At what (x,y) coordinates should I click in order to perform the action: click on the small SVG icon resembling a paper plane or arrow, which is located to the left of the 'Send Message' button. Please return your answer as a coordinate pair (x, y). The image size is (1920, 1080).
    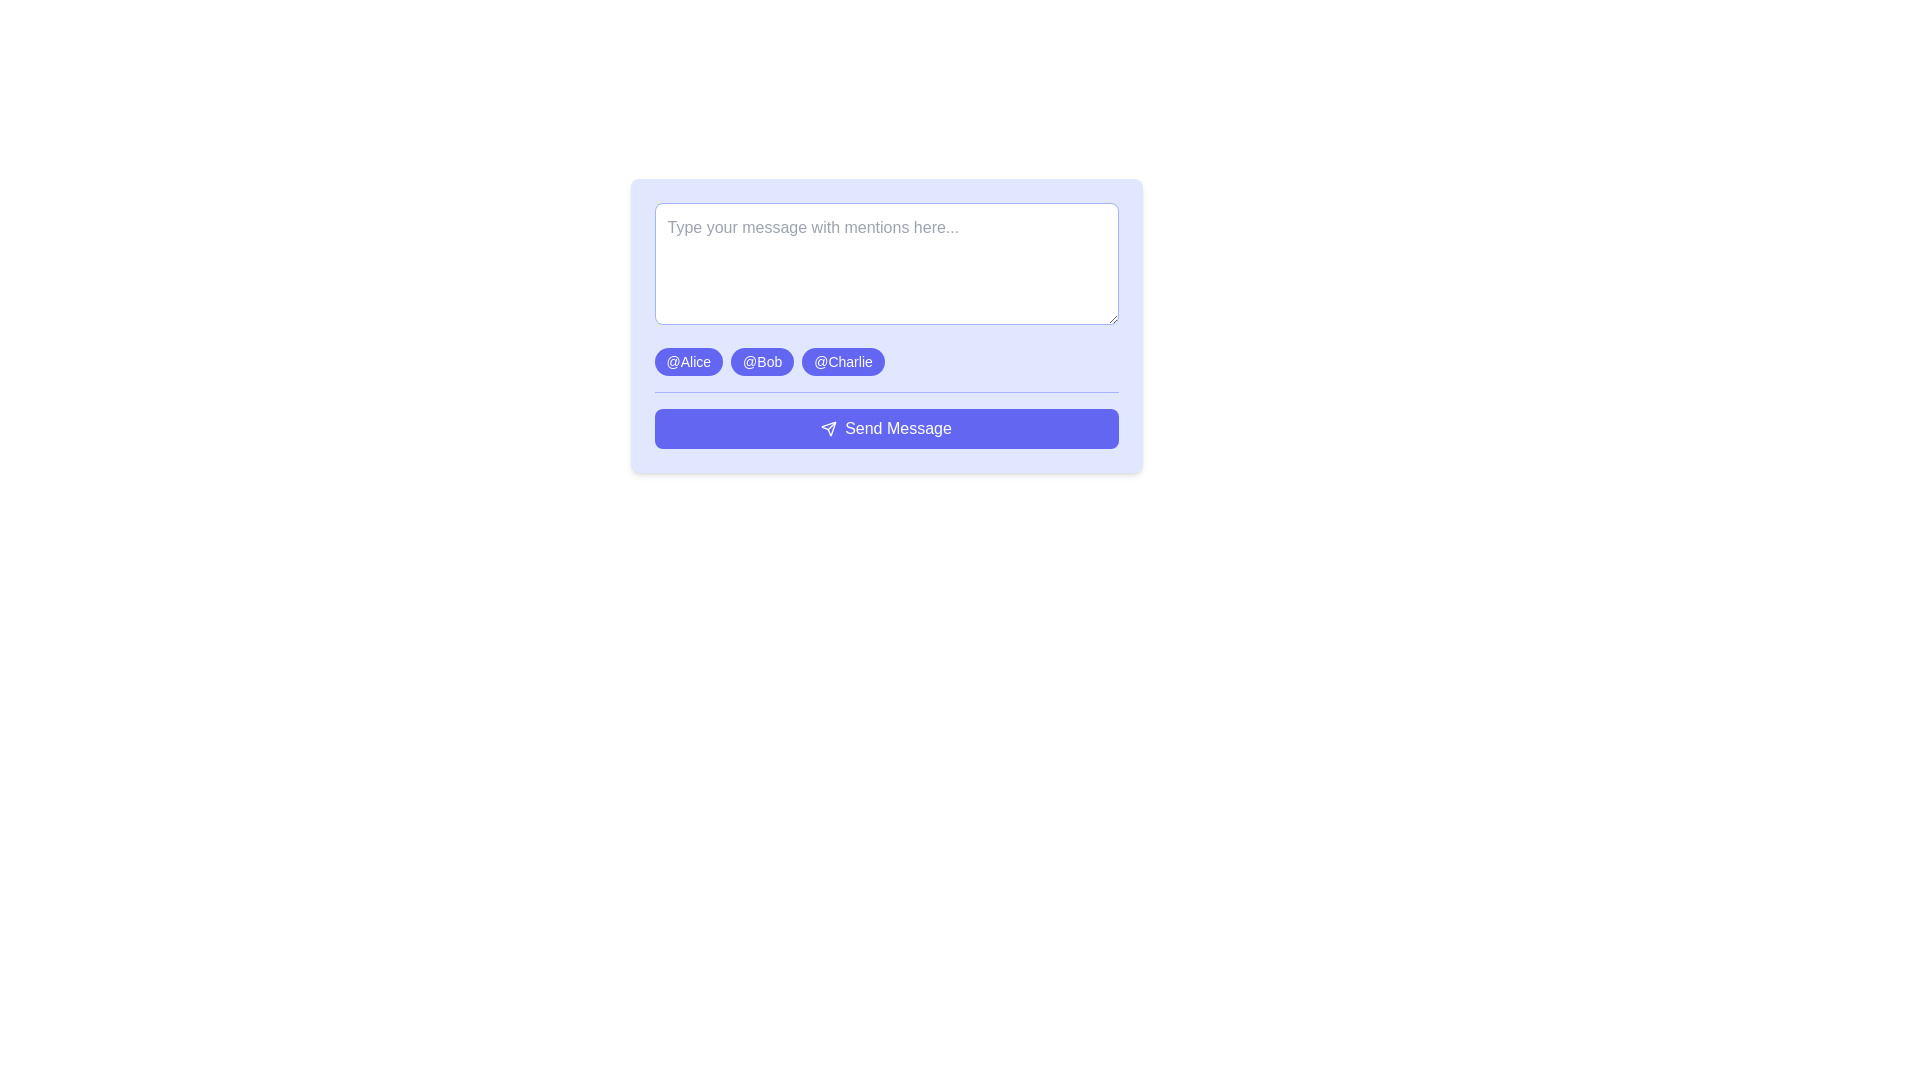
    Looking at the image, I should click on (829, 427).